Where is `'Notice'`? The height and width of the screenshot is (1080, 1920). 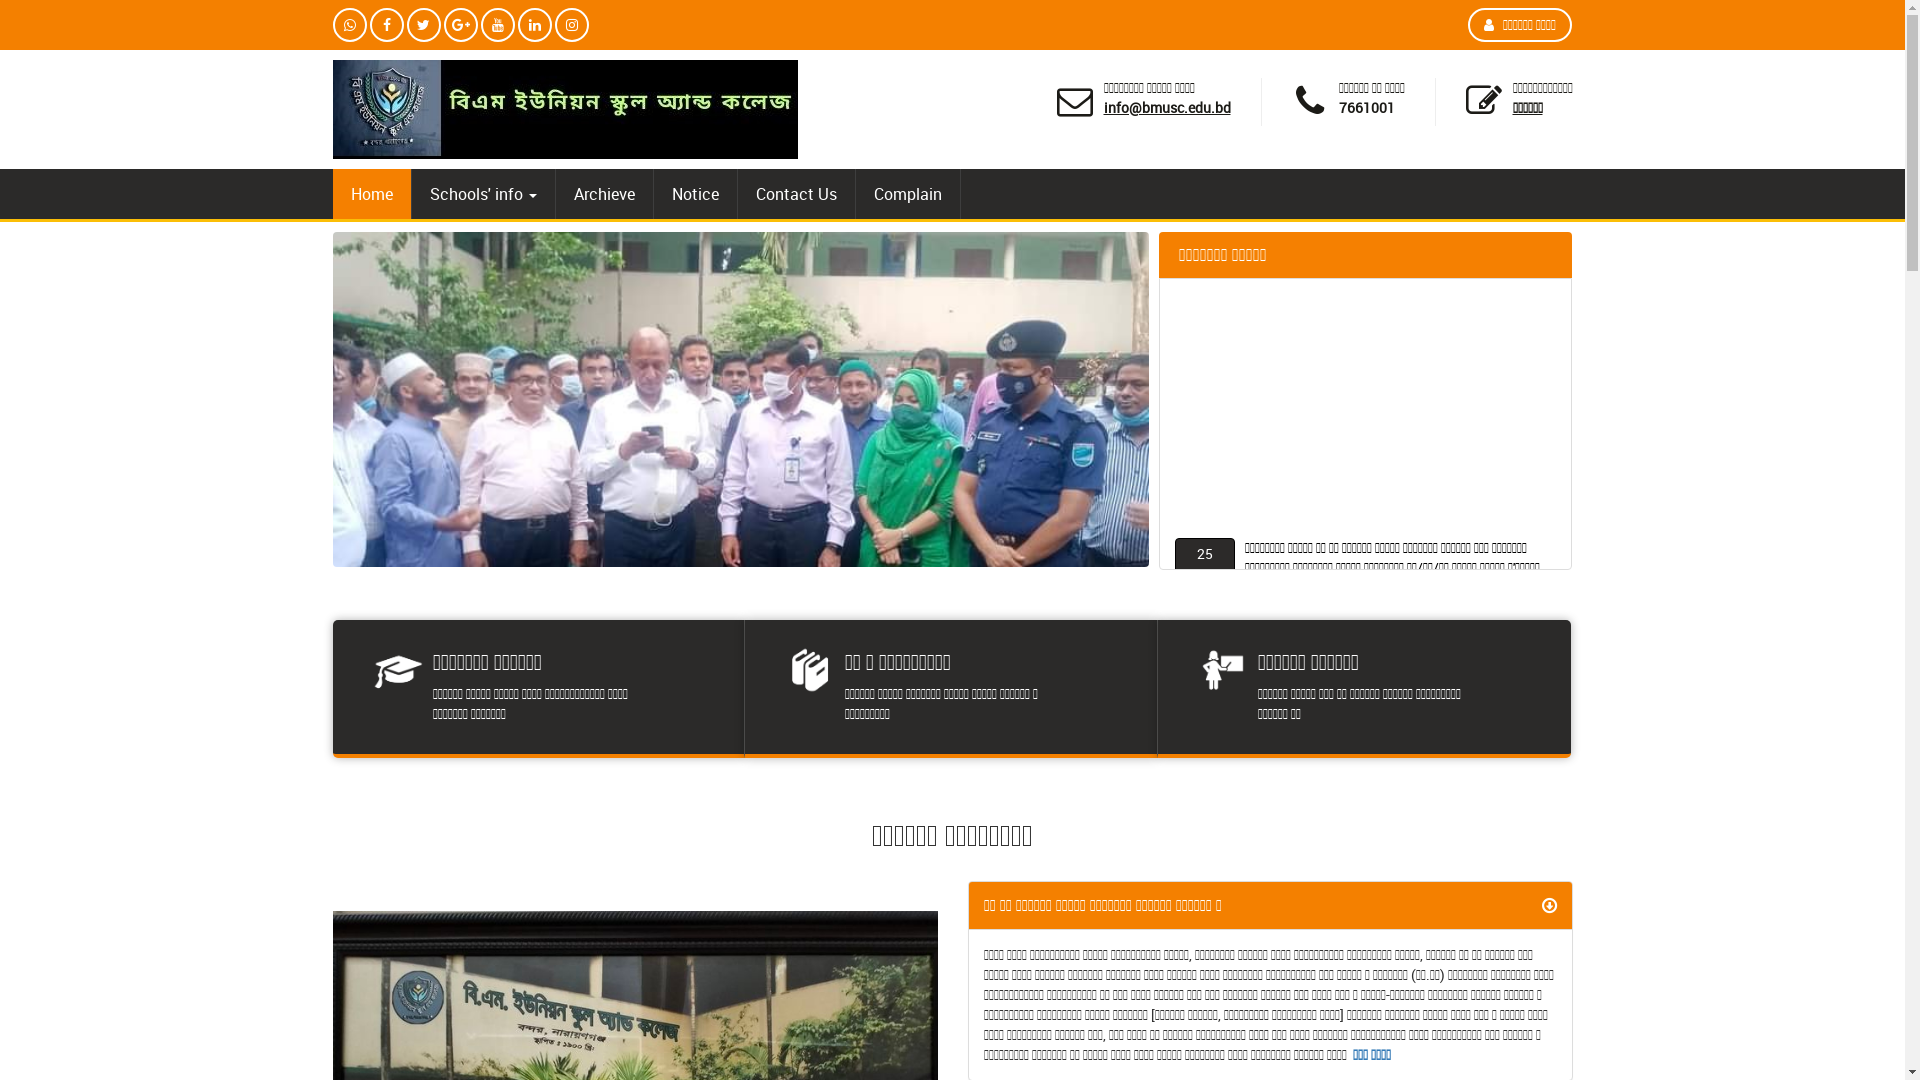 'Notice' is located at coordinates (653, 193).